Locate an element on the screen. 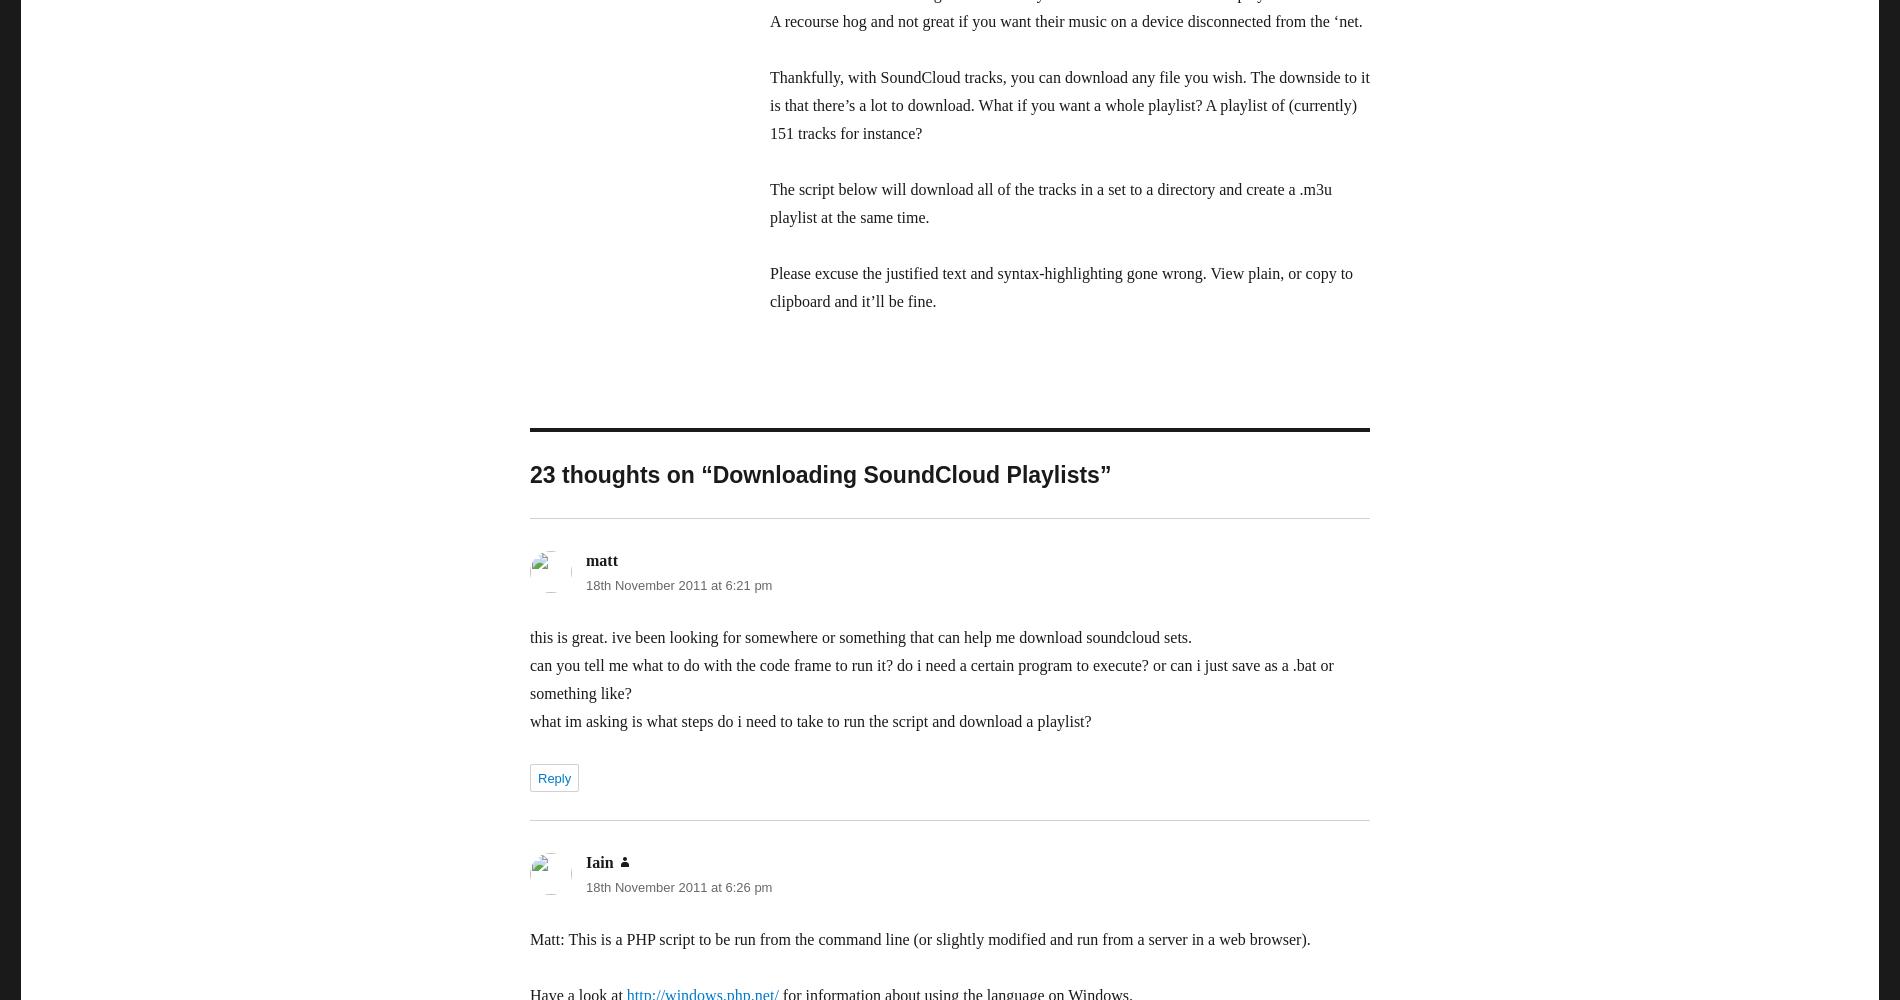 The height and width of the screenshot is (1000, 1900). 'Thankfully, with SoundCloud tracks, you can download any file you wish. The downside to it is that there’s a lot to download. What if you want a whole playlist? A playlist of (currently) 151 tracks for instance?' is located at coordinates (1069, 104).